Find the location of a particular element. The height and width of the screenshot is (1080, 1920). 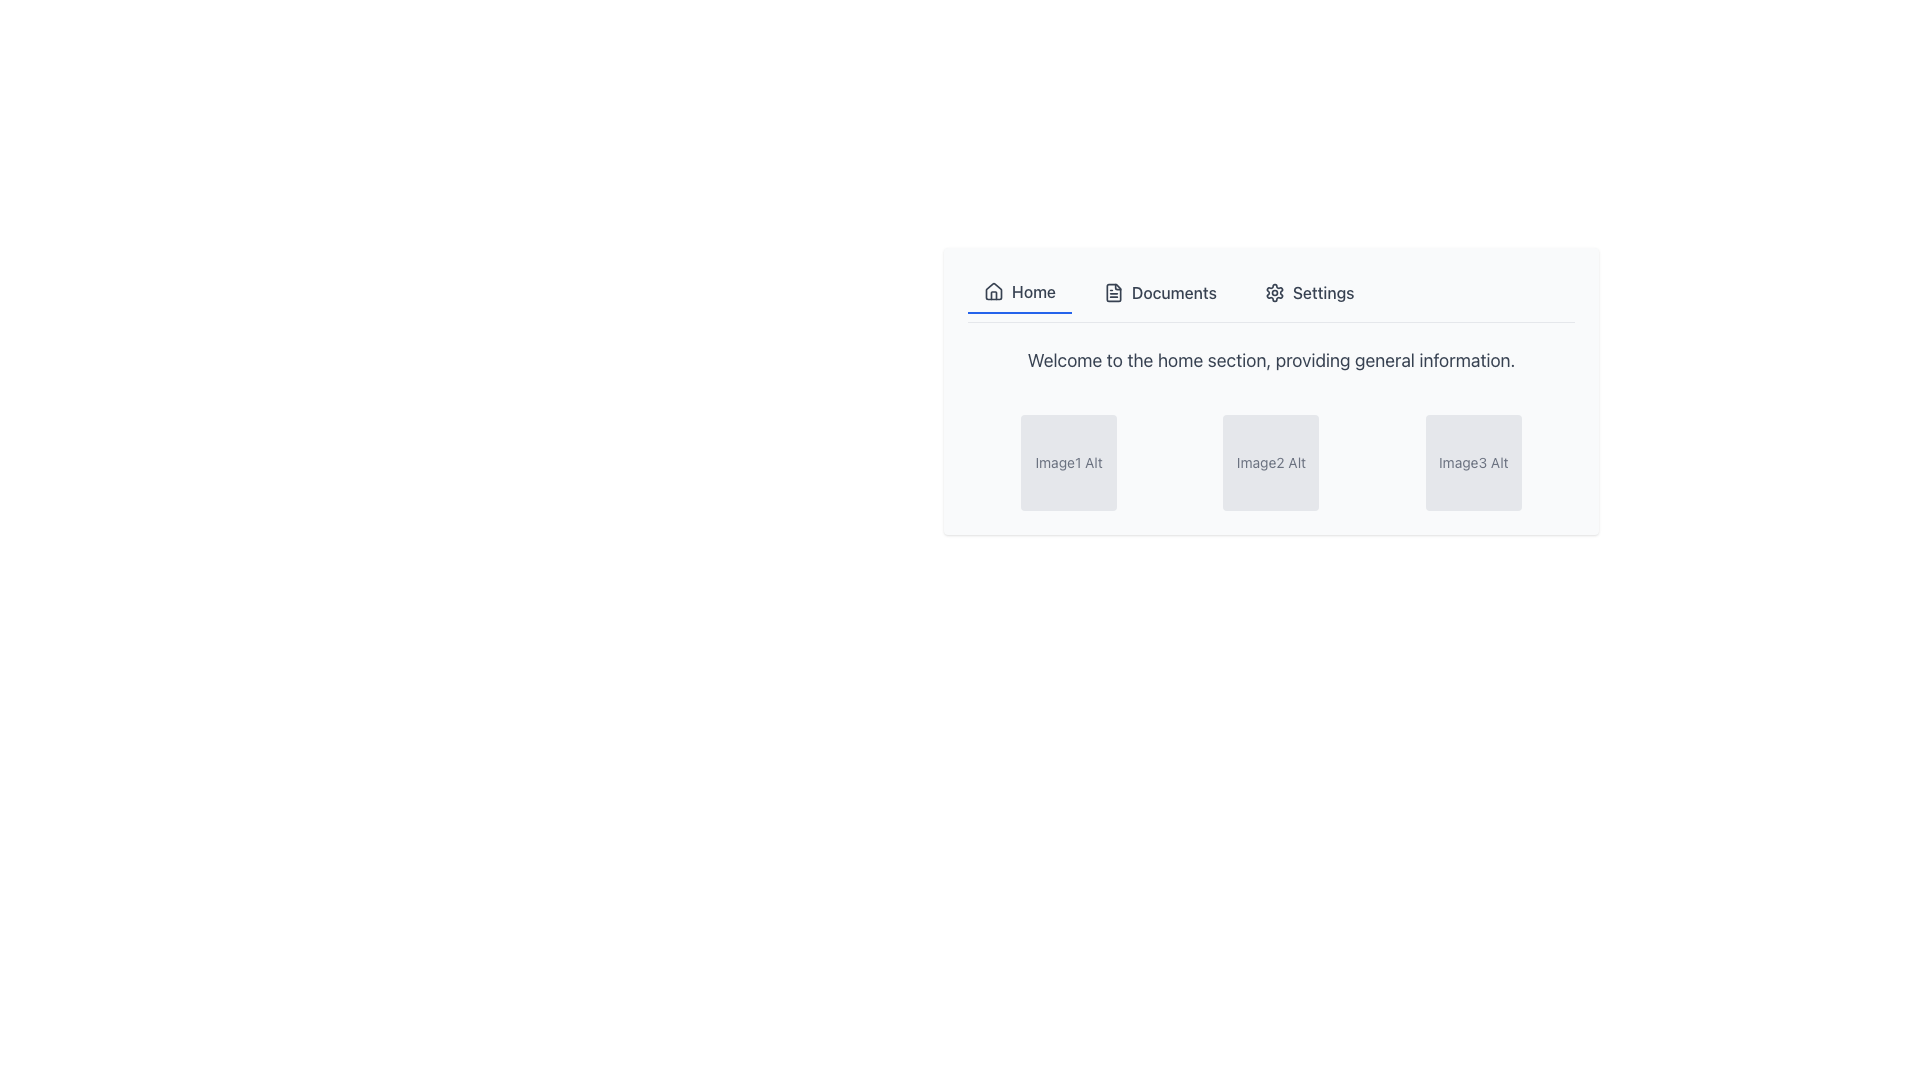

the 'Home' button in the navigation menu is located at coordinates (1019, 293).